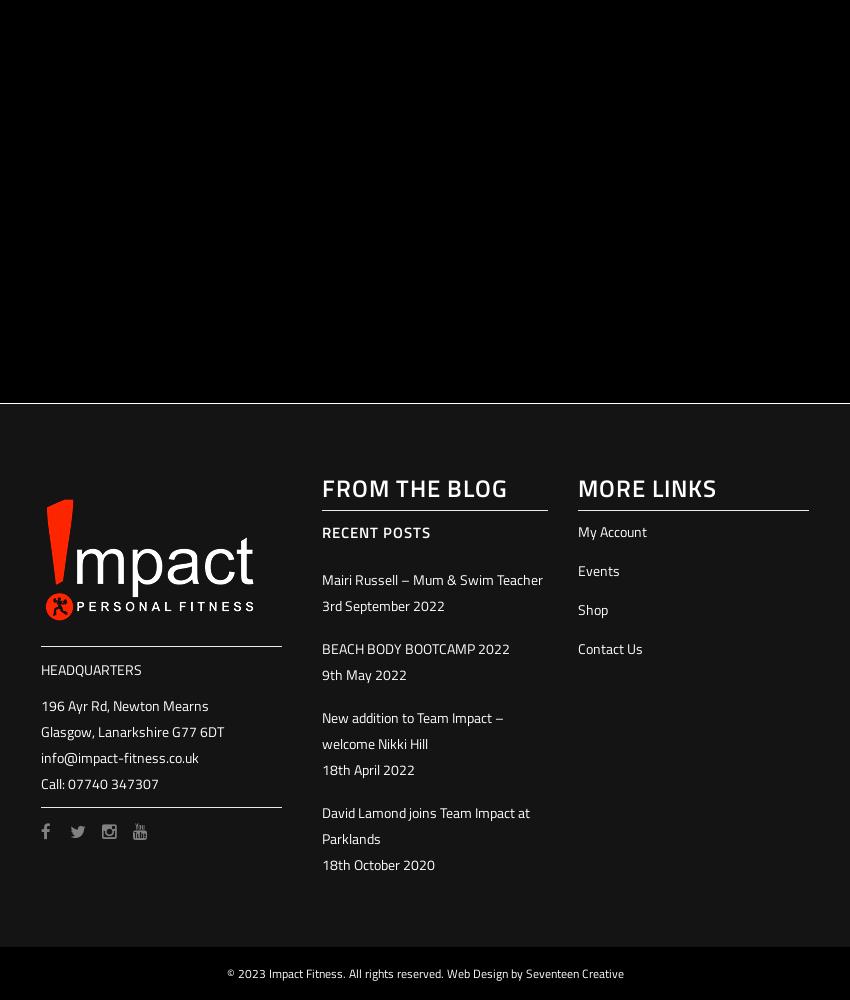  I want to click on 'Shop', so click(592, 608).